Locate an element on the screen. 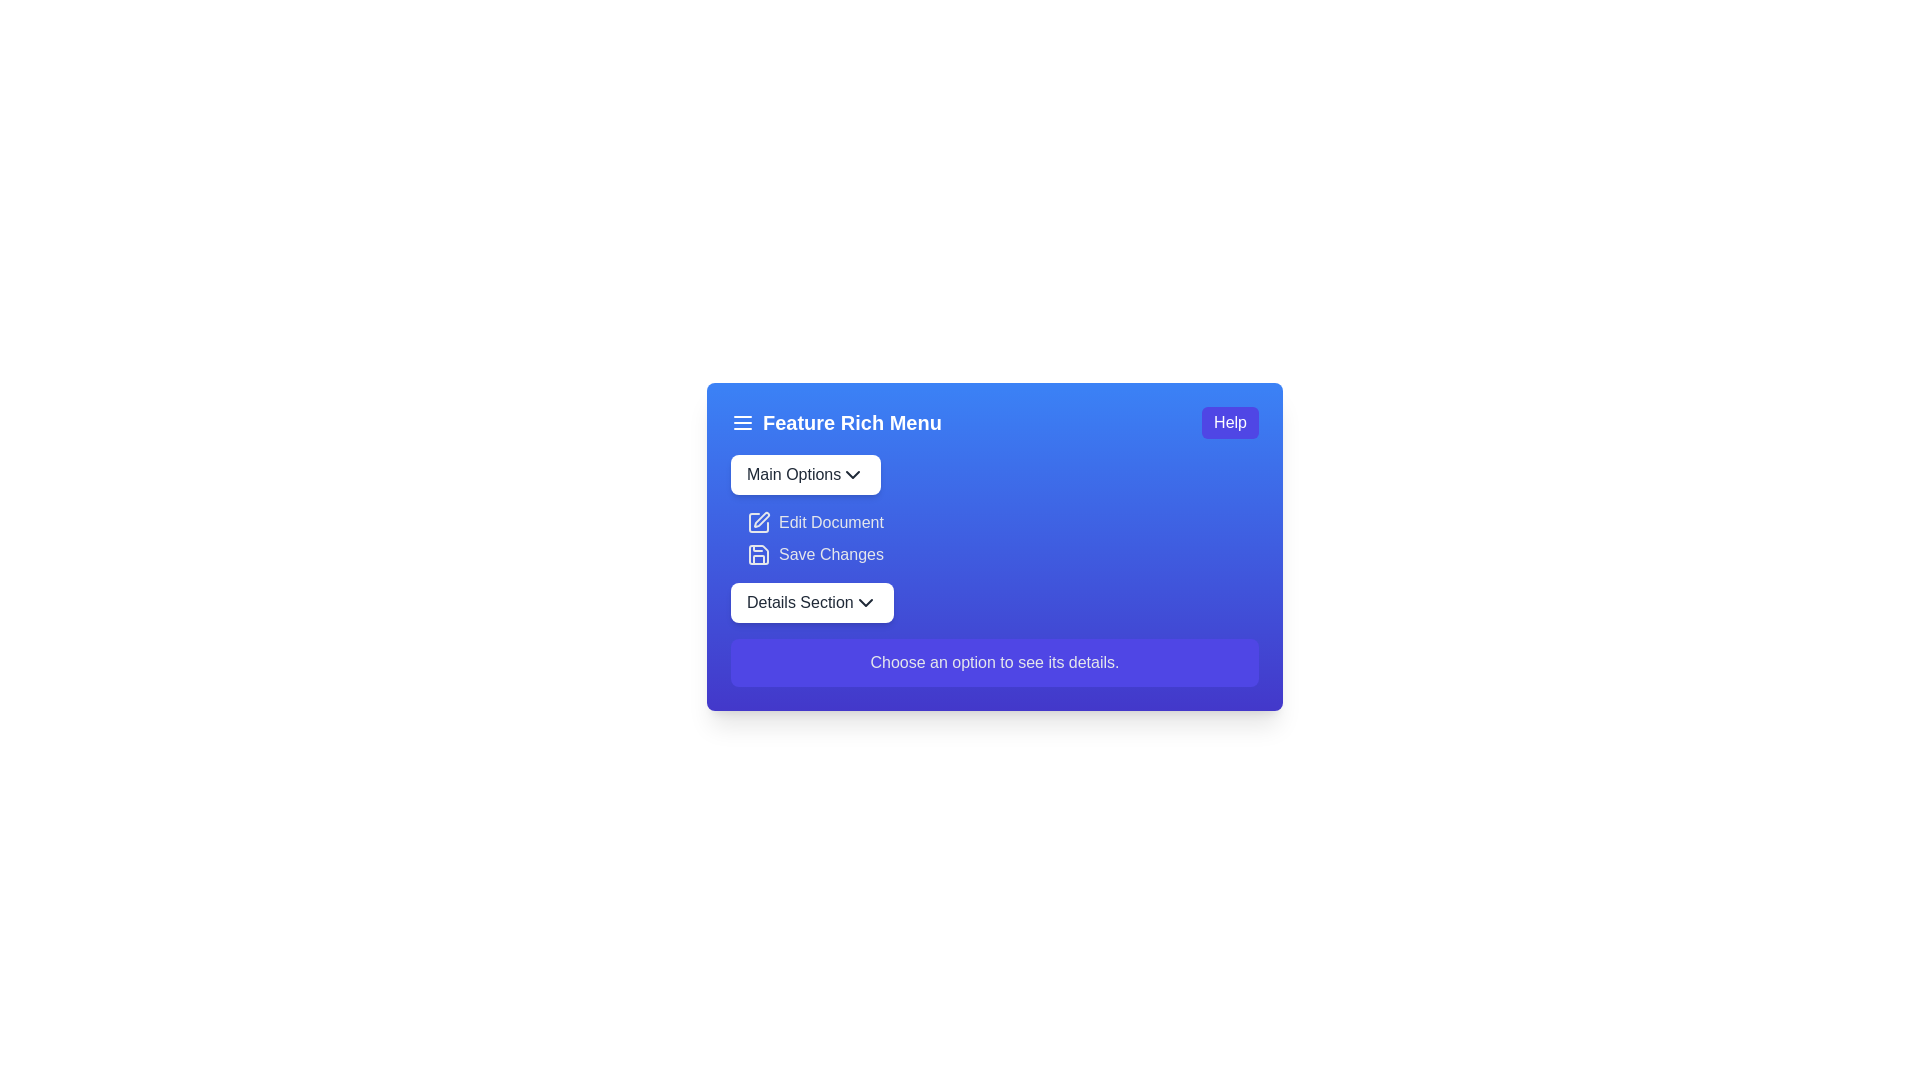 Image resolution: width=1920 pixels, height=1080 pixels. the informational label located at the bottom of the section, below 'Main Options', 'Edit Document', 'Save Changes', and 'Details Section' is located at coordinates (994, 663).